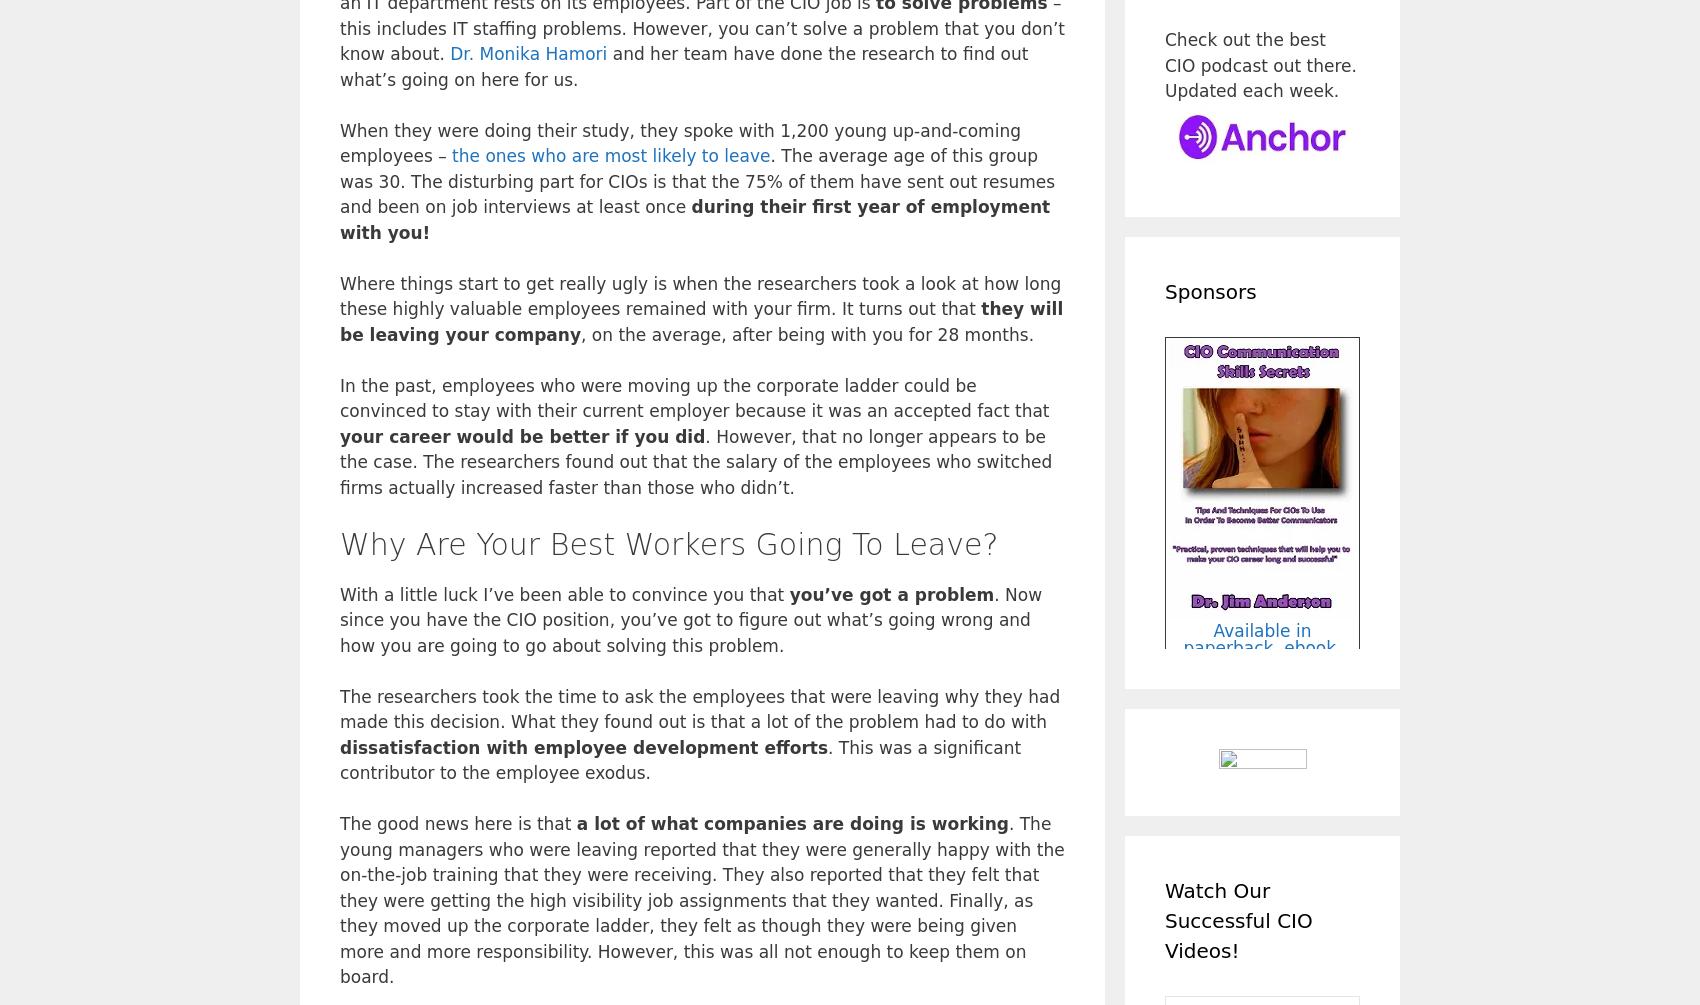  I want to click on '. Now since you have the CIO position, you’ve got to figure out what’s going wrong and how you are going to go about solving this problem.', so click(691, 618).